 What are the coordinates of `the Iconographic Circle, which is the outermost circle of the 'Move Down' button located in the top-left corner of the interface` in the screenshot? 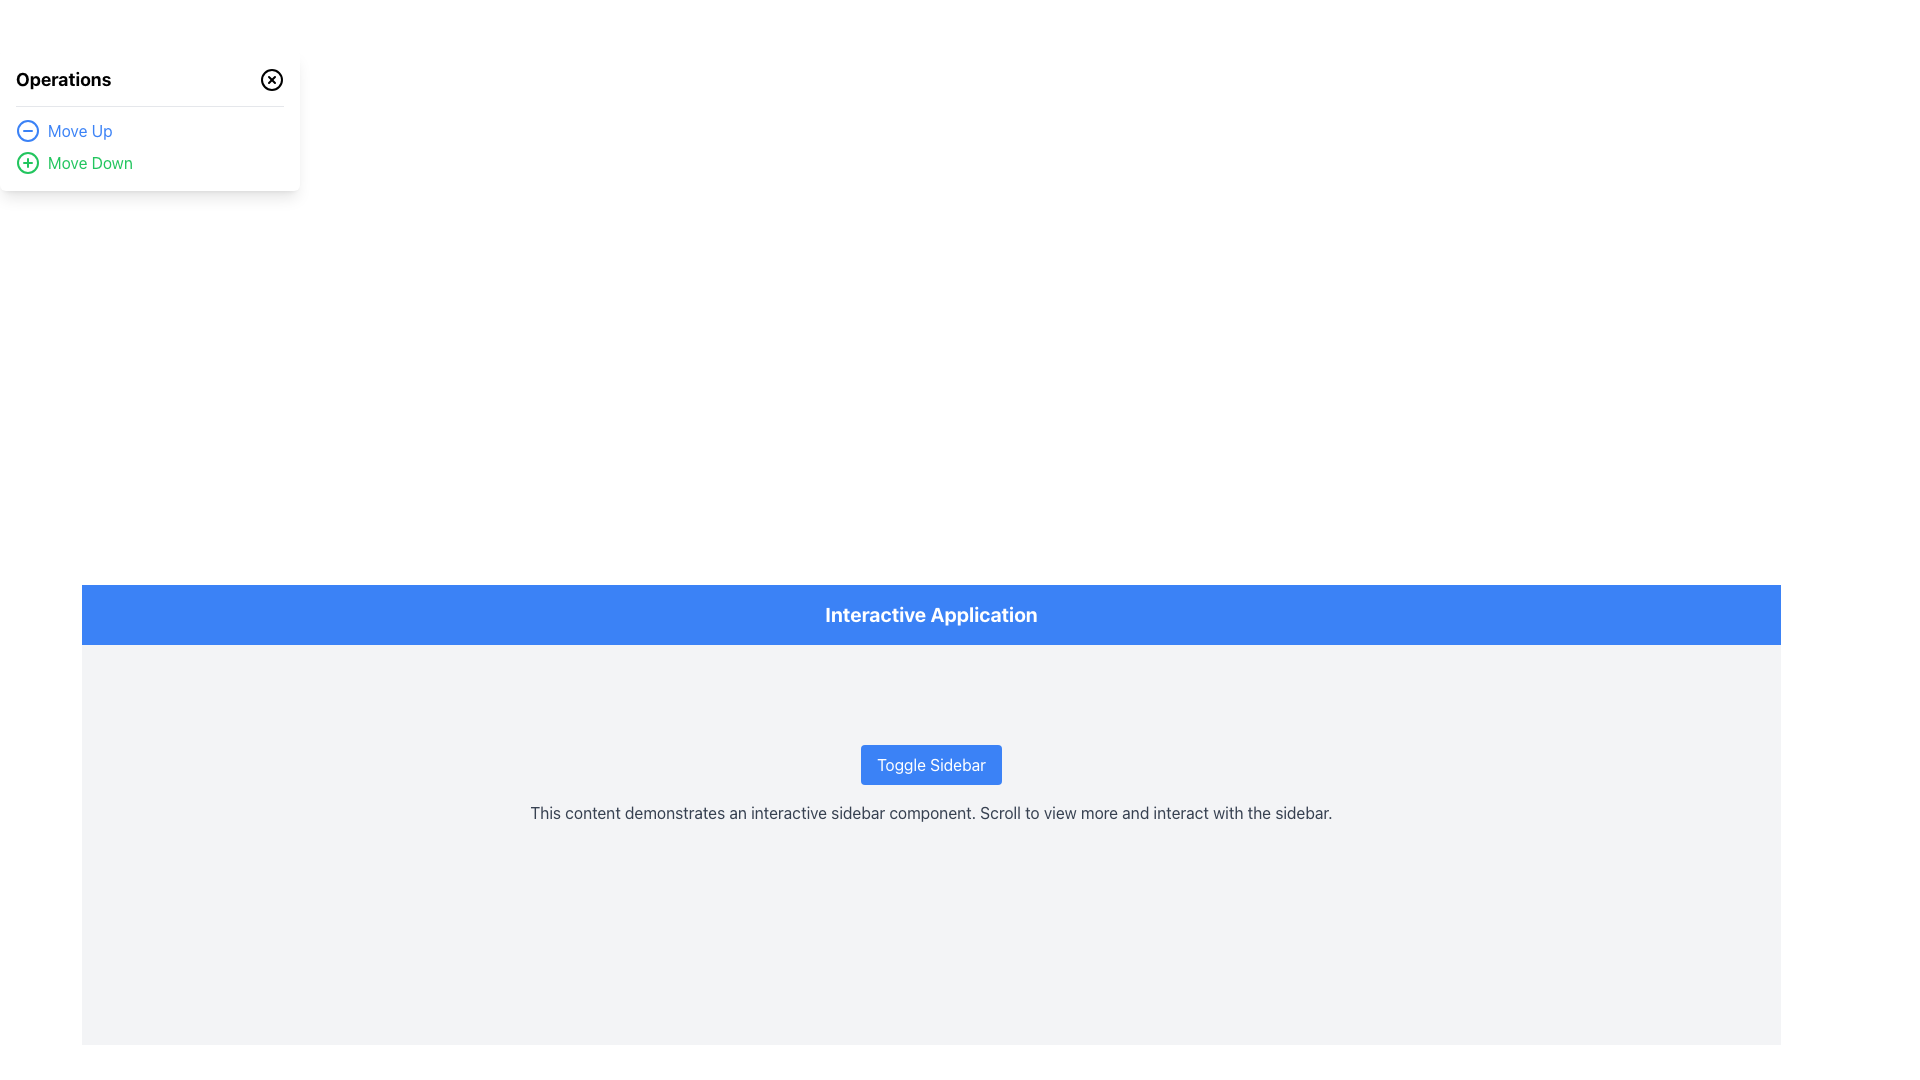 It's located at (28, 161).